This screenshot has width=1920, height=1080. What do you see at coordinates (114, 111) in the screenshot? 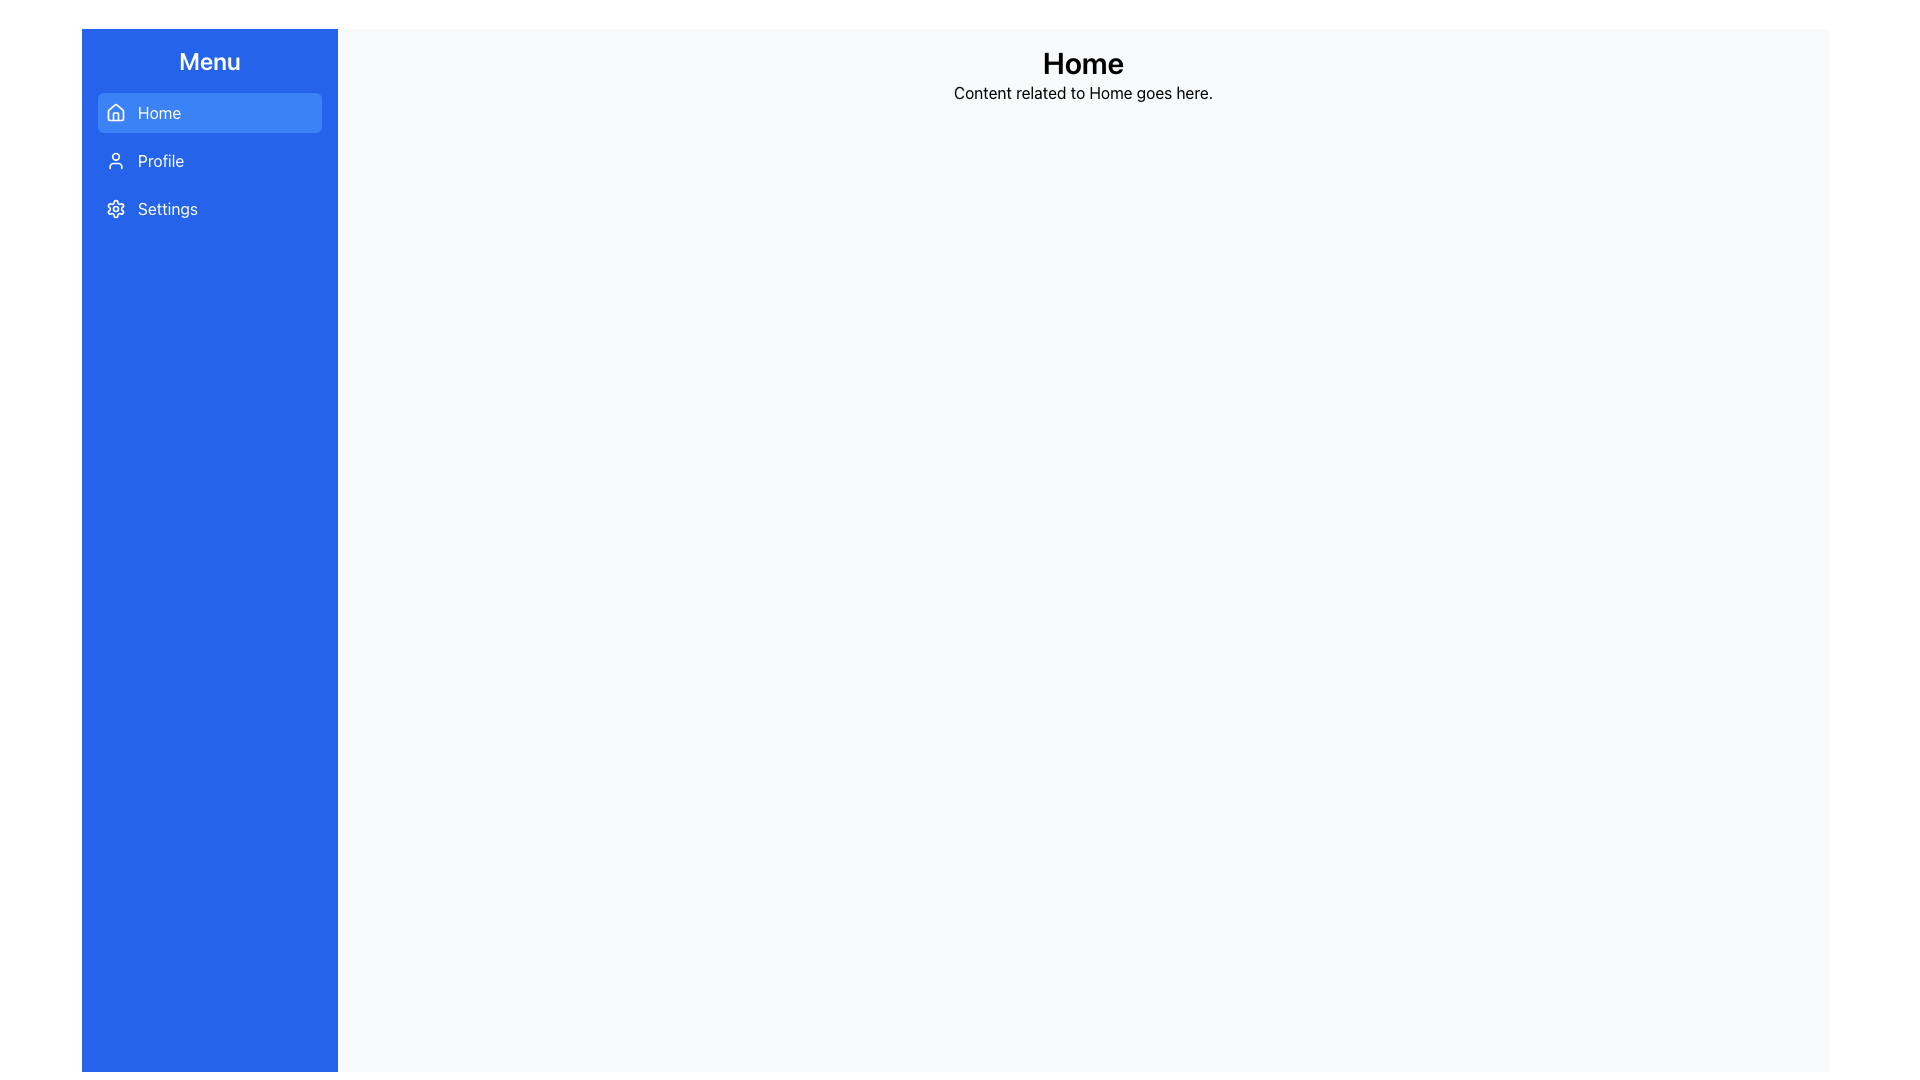
I see `the house icon in the navigation menu, which represents the 'Home' menu item and is located on the left side of the application` at bounding box center [114, 111].